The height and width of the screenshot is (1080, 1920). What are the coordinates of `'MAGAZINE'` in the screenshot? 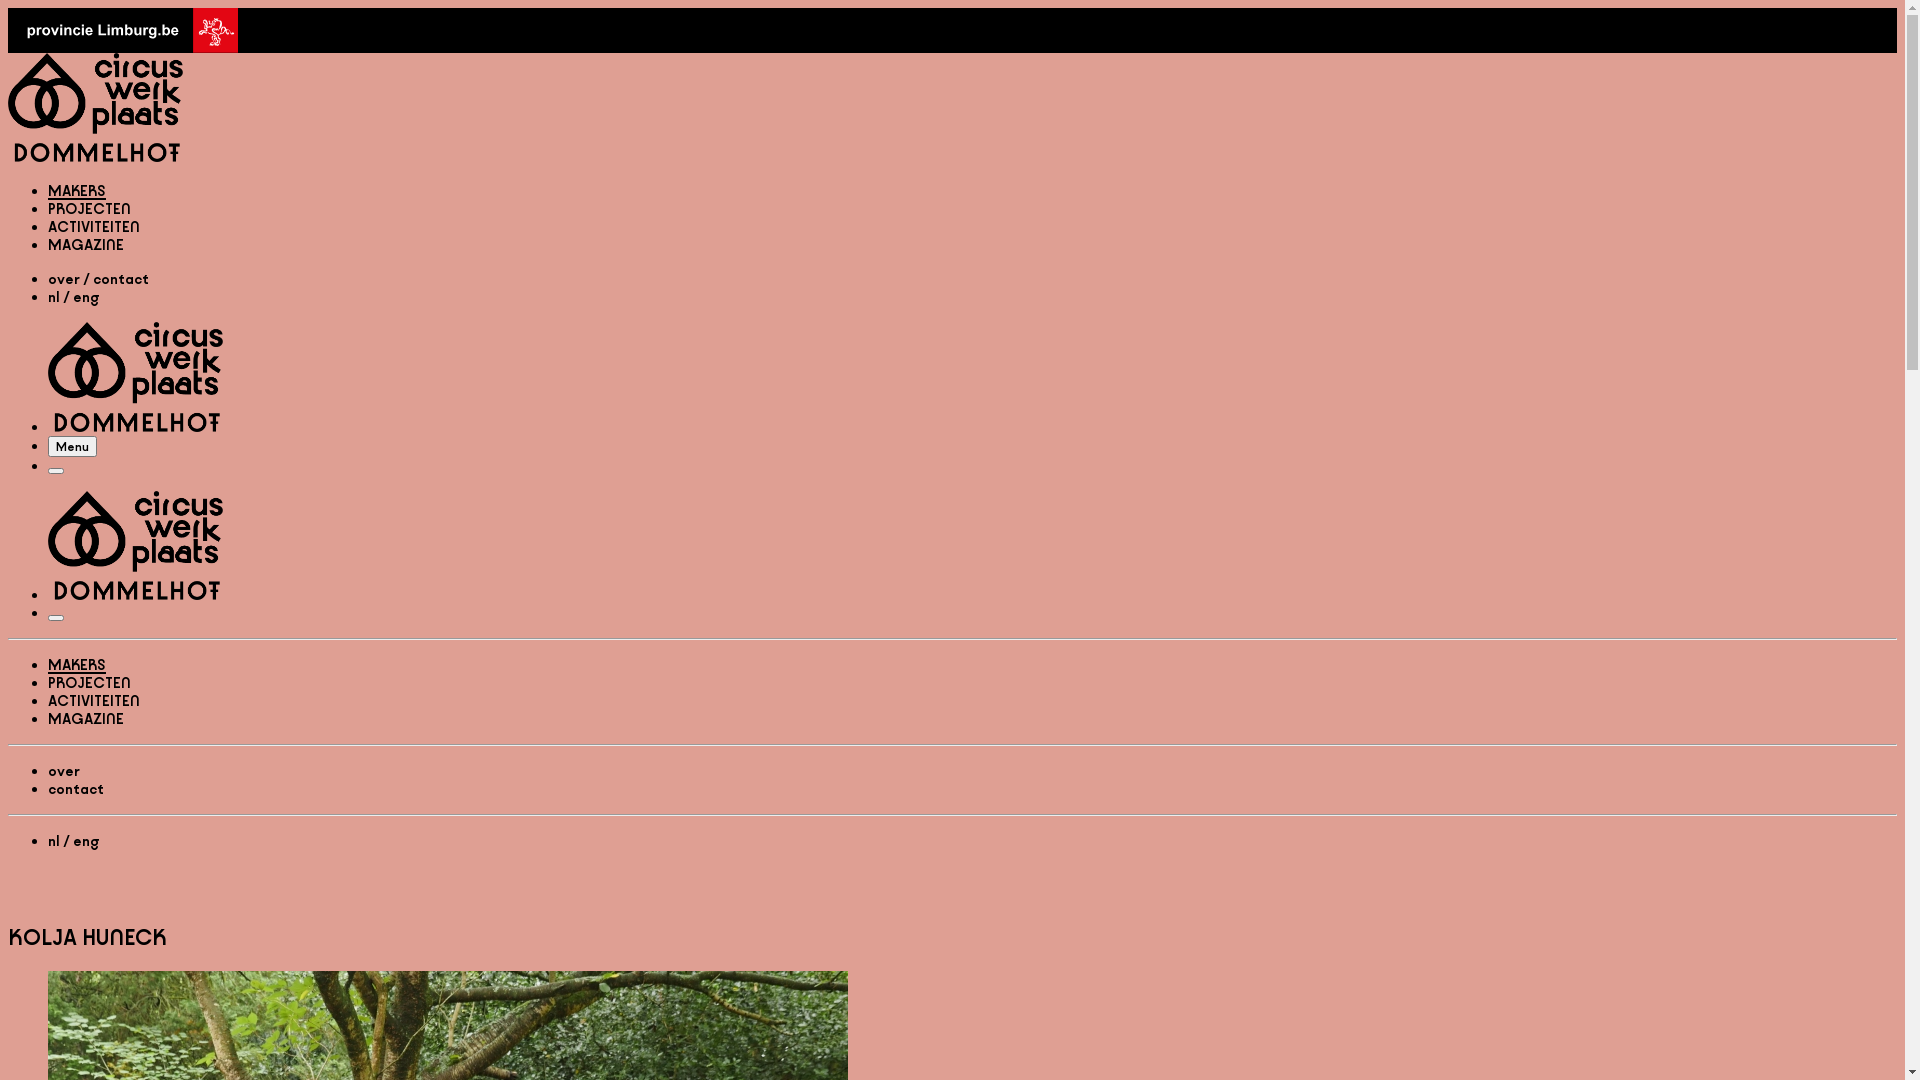 It's located at (85, 243).